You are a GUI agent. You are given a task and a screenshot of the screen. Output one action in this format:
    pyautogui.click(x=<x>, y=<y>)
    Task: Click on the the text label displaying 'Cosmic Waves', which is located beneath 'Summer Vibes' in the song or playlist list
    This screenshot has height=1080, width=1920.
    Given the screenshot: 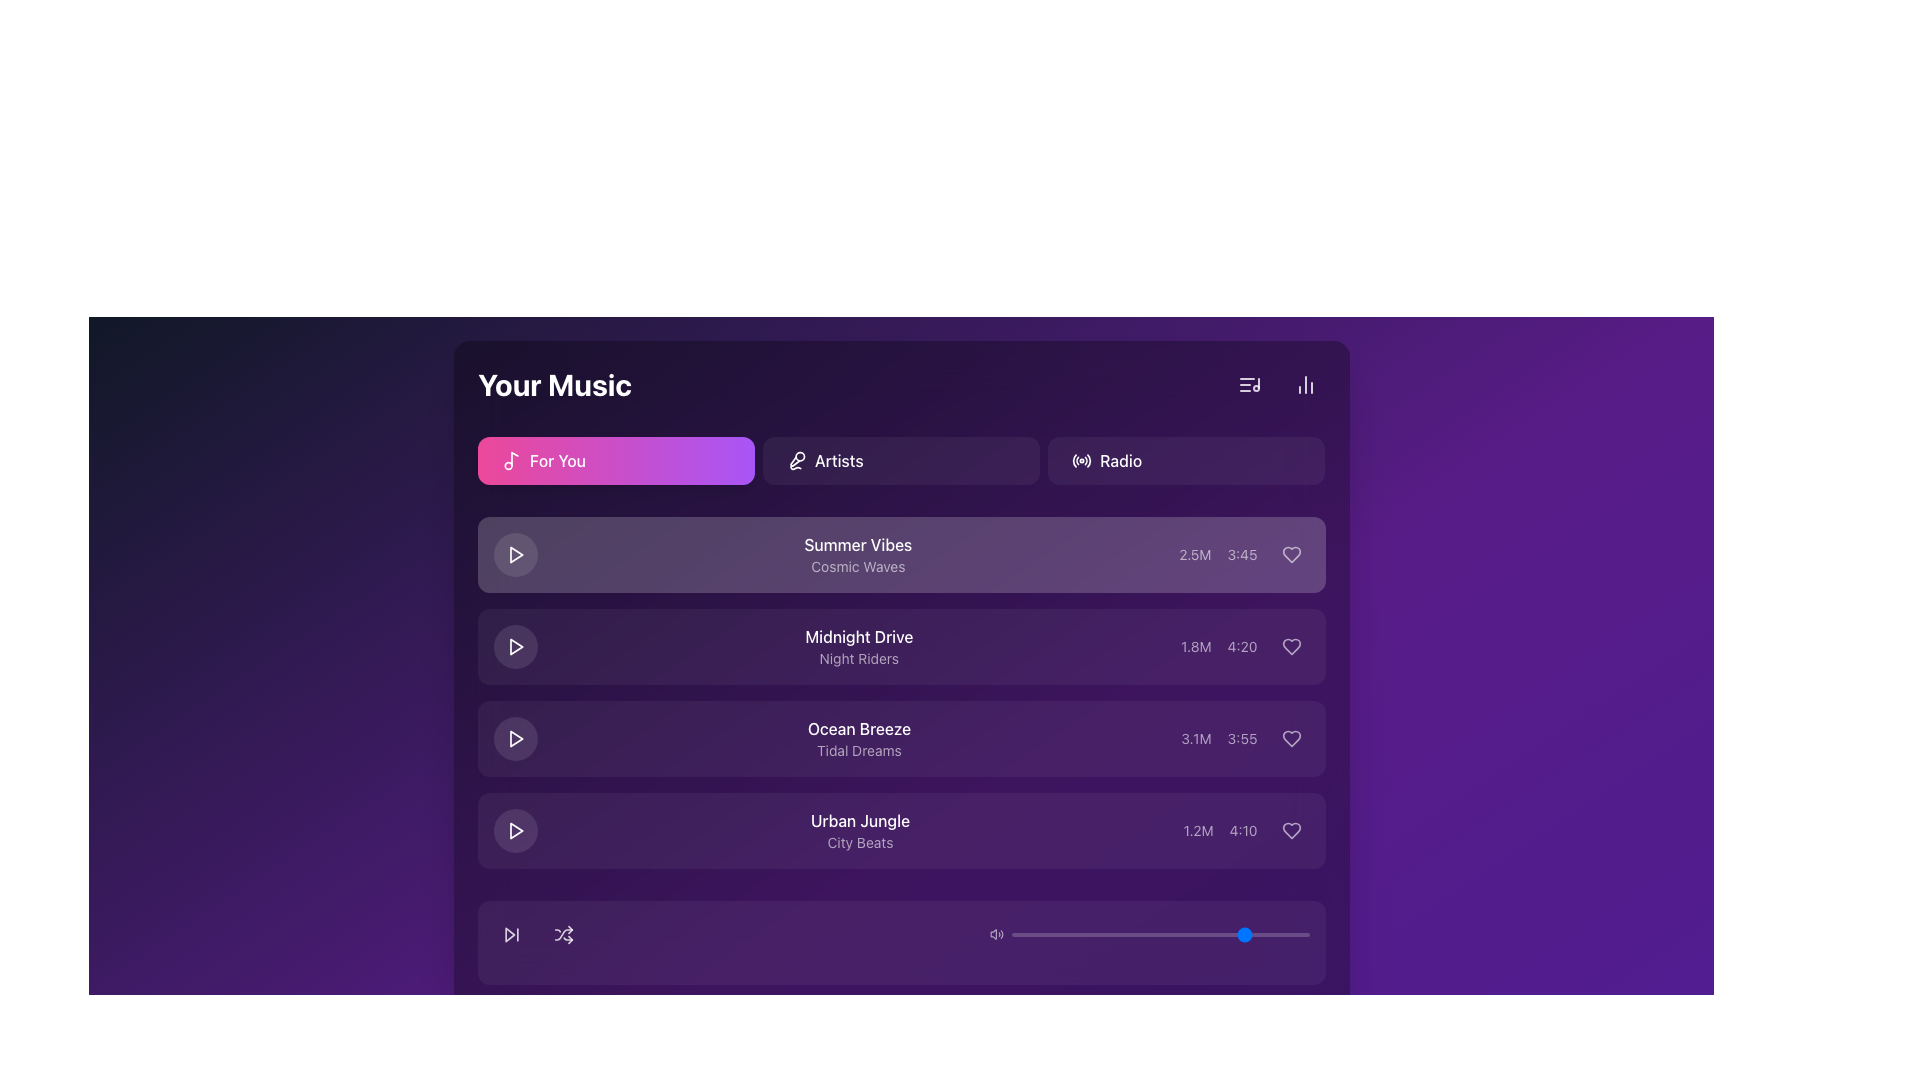 What is the action you would take?
    pyautogui.click(x=858, y=567)
    